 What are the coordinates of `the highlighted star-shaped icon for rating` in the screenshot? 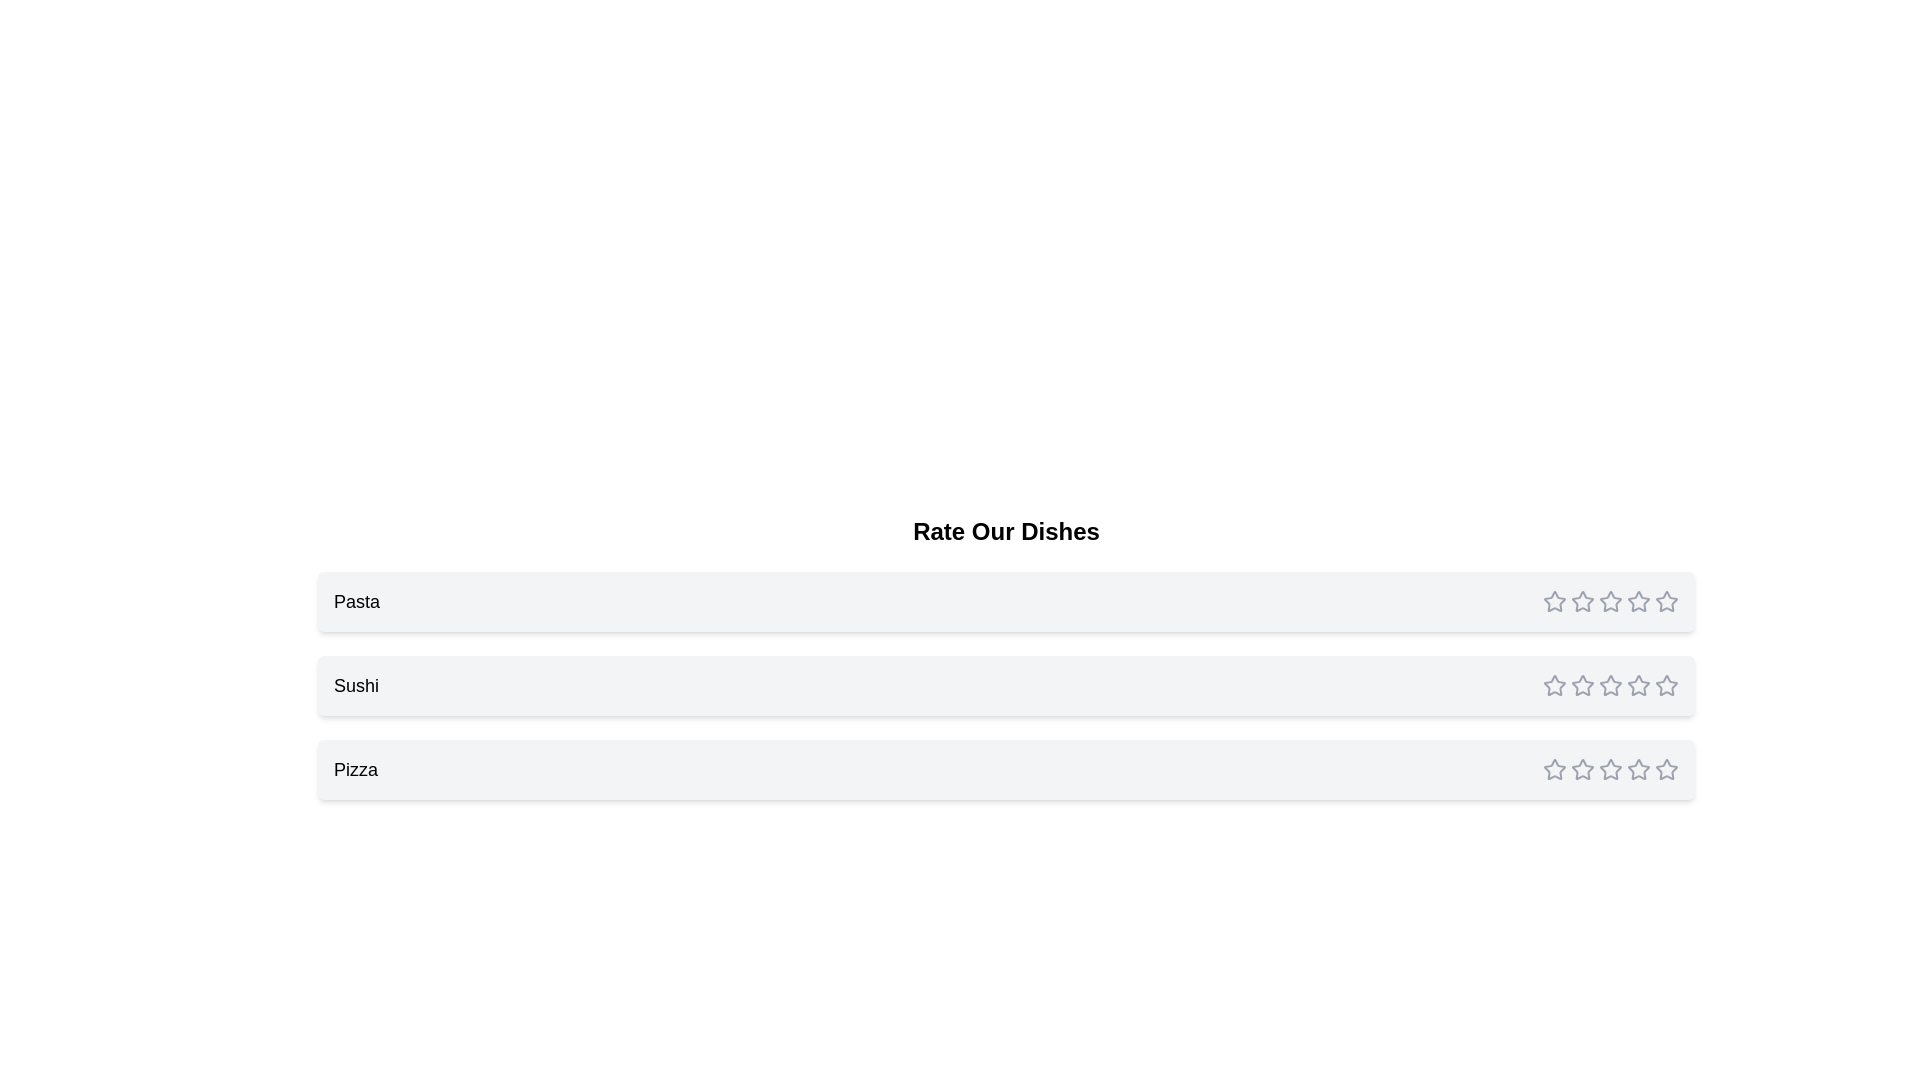 It's located at (1611, 684).